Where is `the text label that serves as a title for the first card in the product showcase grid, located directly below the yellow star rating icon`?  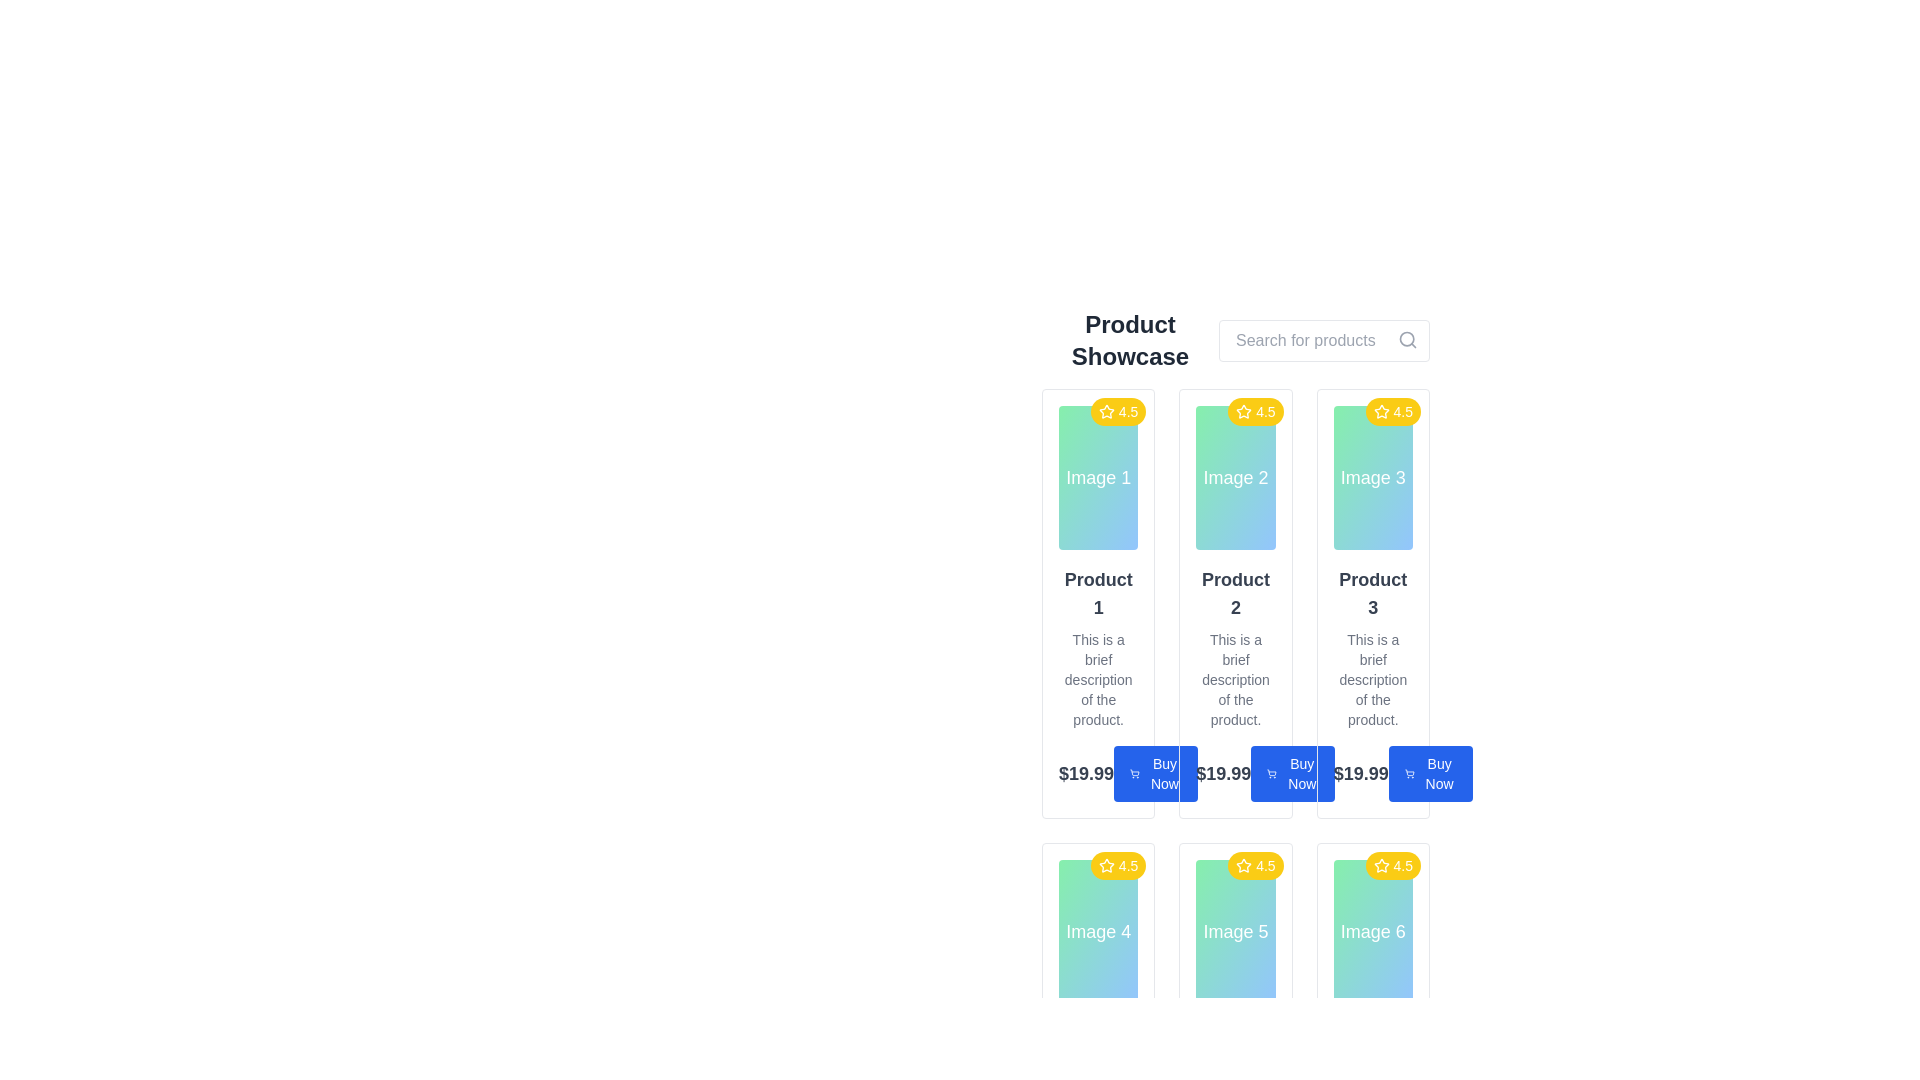
the text label that serves as a title for the first card in the product showcase grid, located directly below the yellow star rating icon is located at coordinates (1097, 478).